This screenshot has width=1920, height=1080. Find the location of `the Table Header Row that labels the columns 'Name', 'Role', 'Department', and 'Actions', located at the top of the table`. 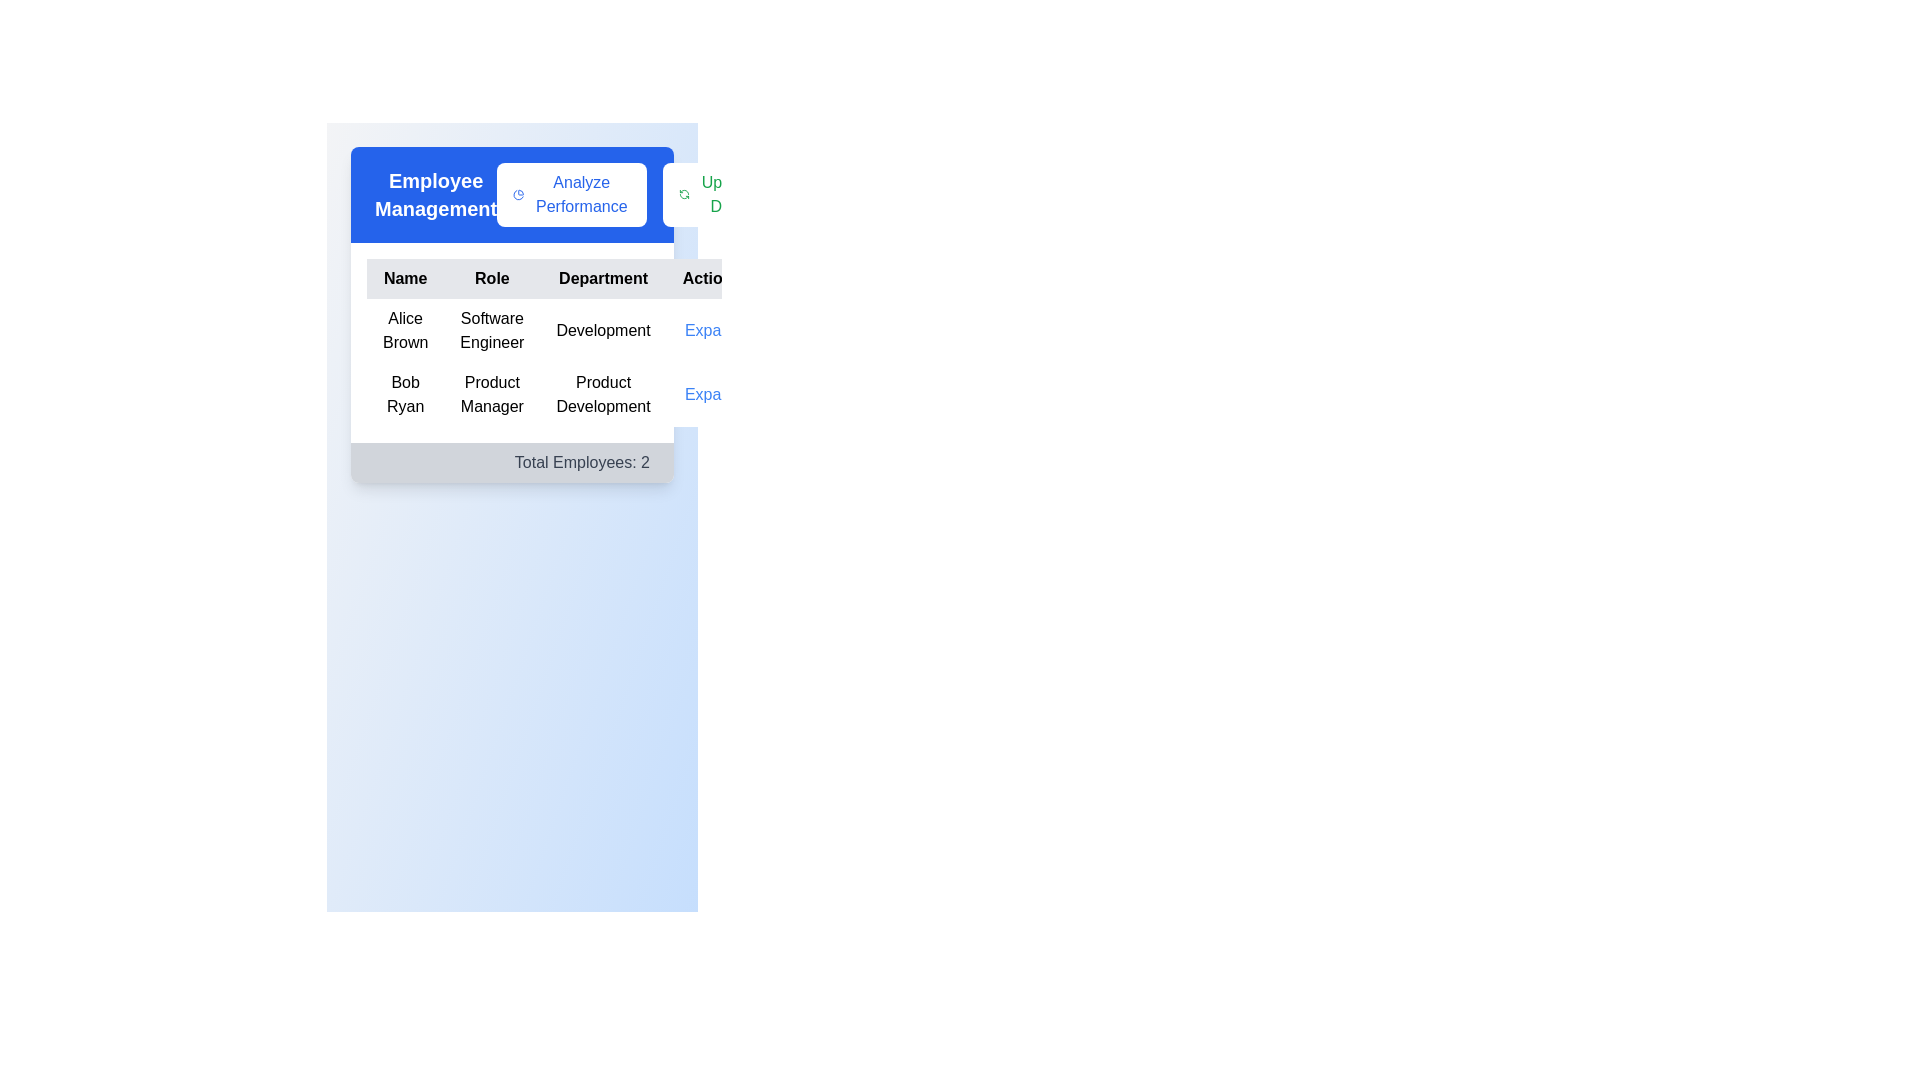

the Table Header Row that labels the columns 'Name', 'Role', 'Department', and 'Actions', located at the top of the table is located at coordinates (561, 278).